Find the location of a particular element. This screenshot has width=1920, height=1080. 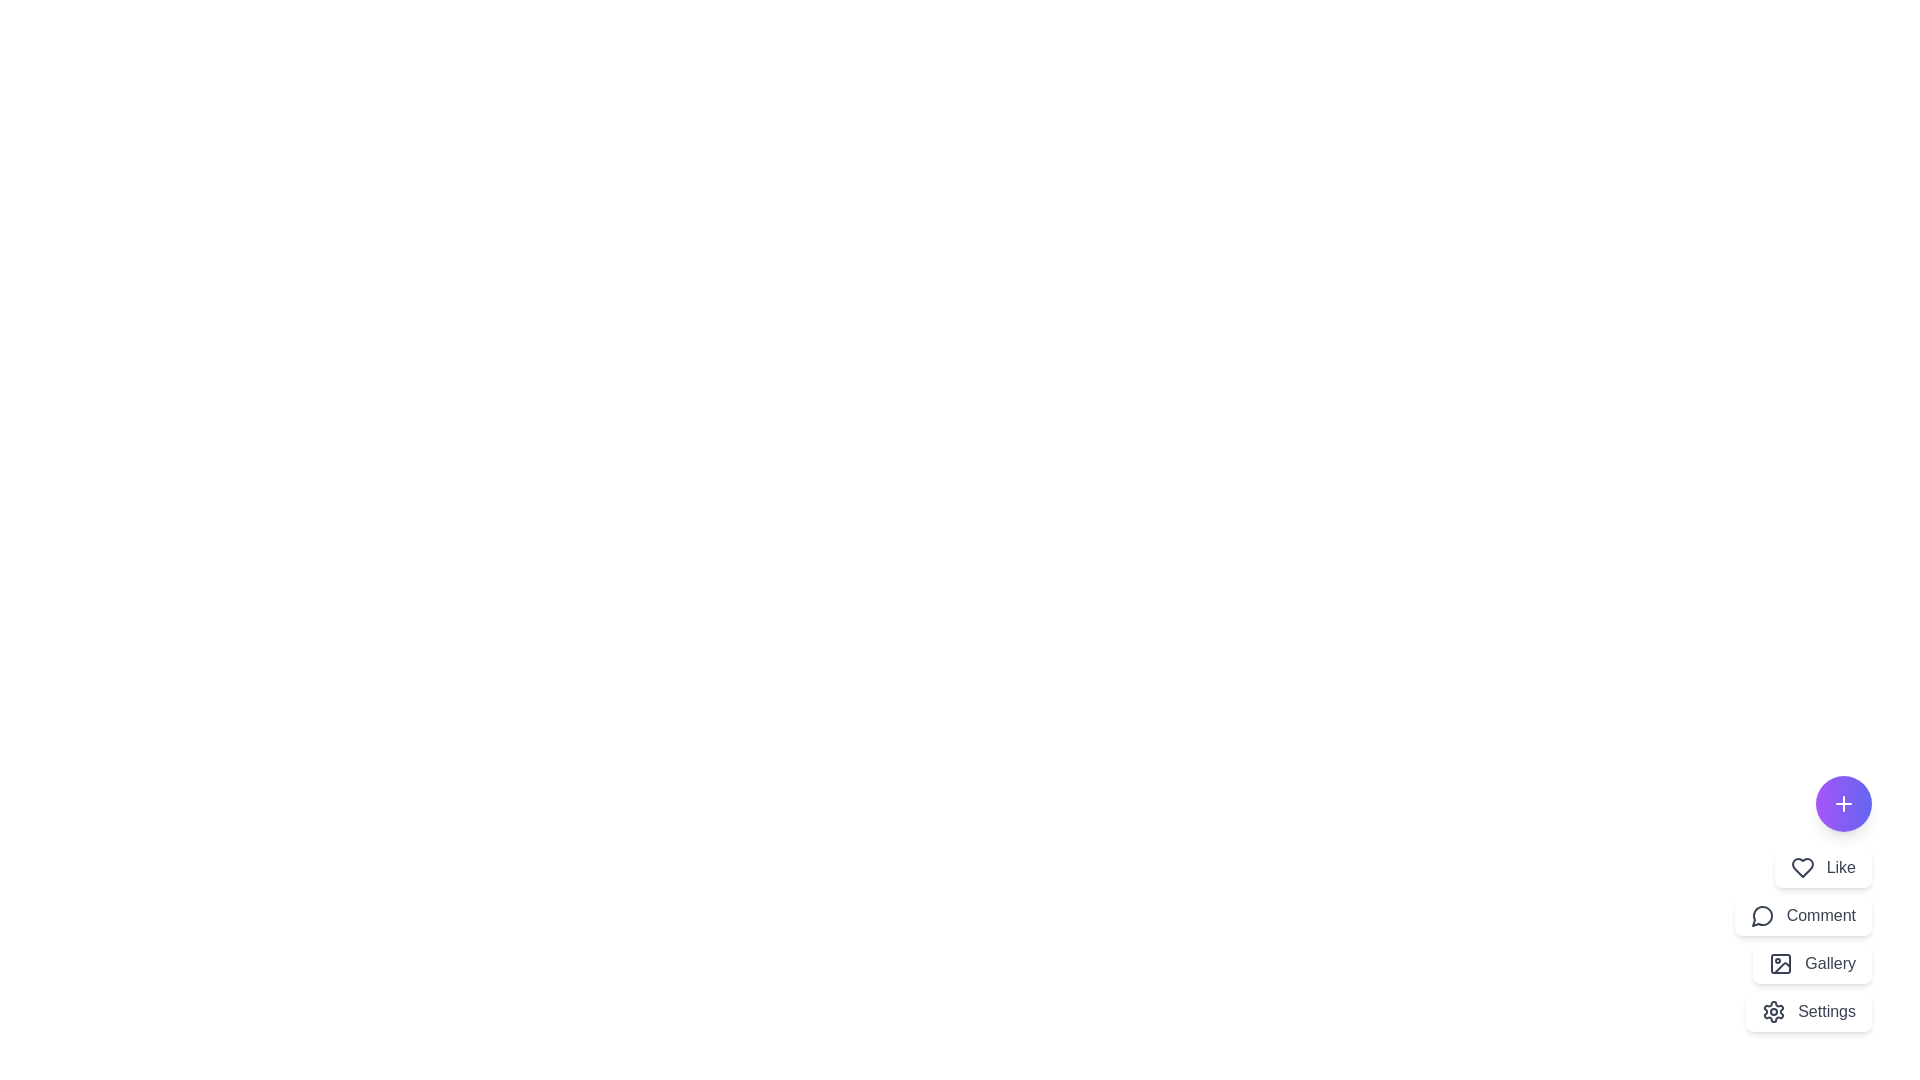

the menu option Comment to activate it is located at coordinates (1803, 915).